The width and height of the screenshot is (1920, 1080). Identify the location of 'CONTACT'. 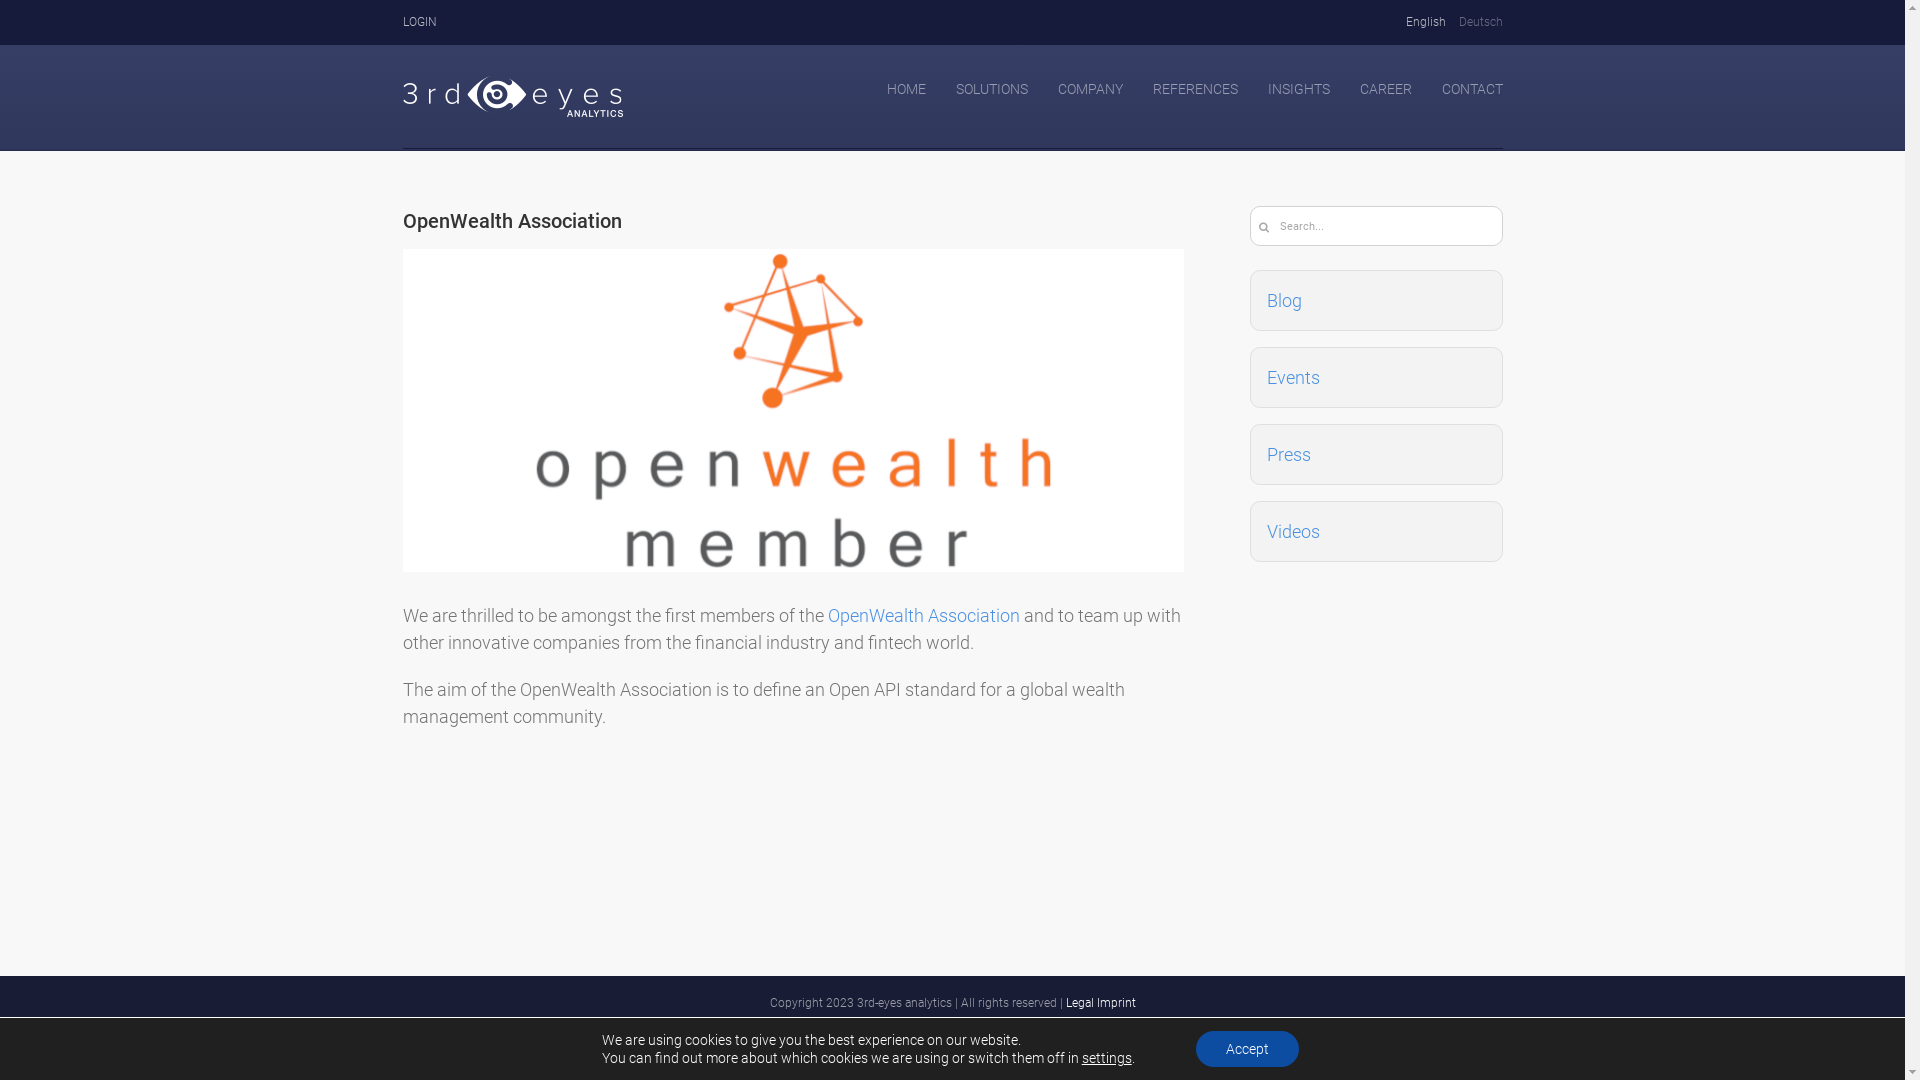
(1472, 86).